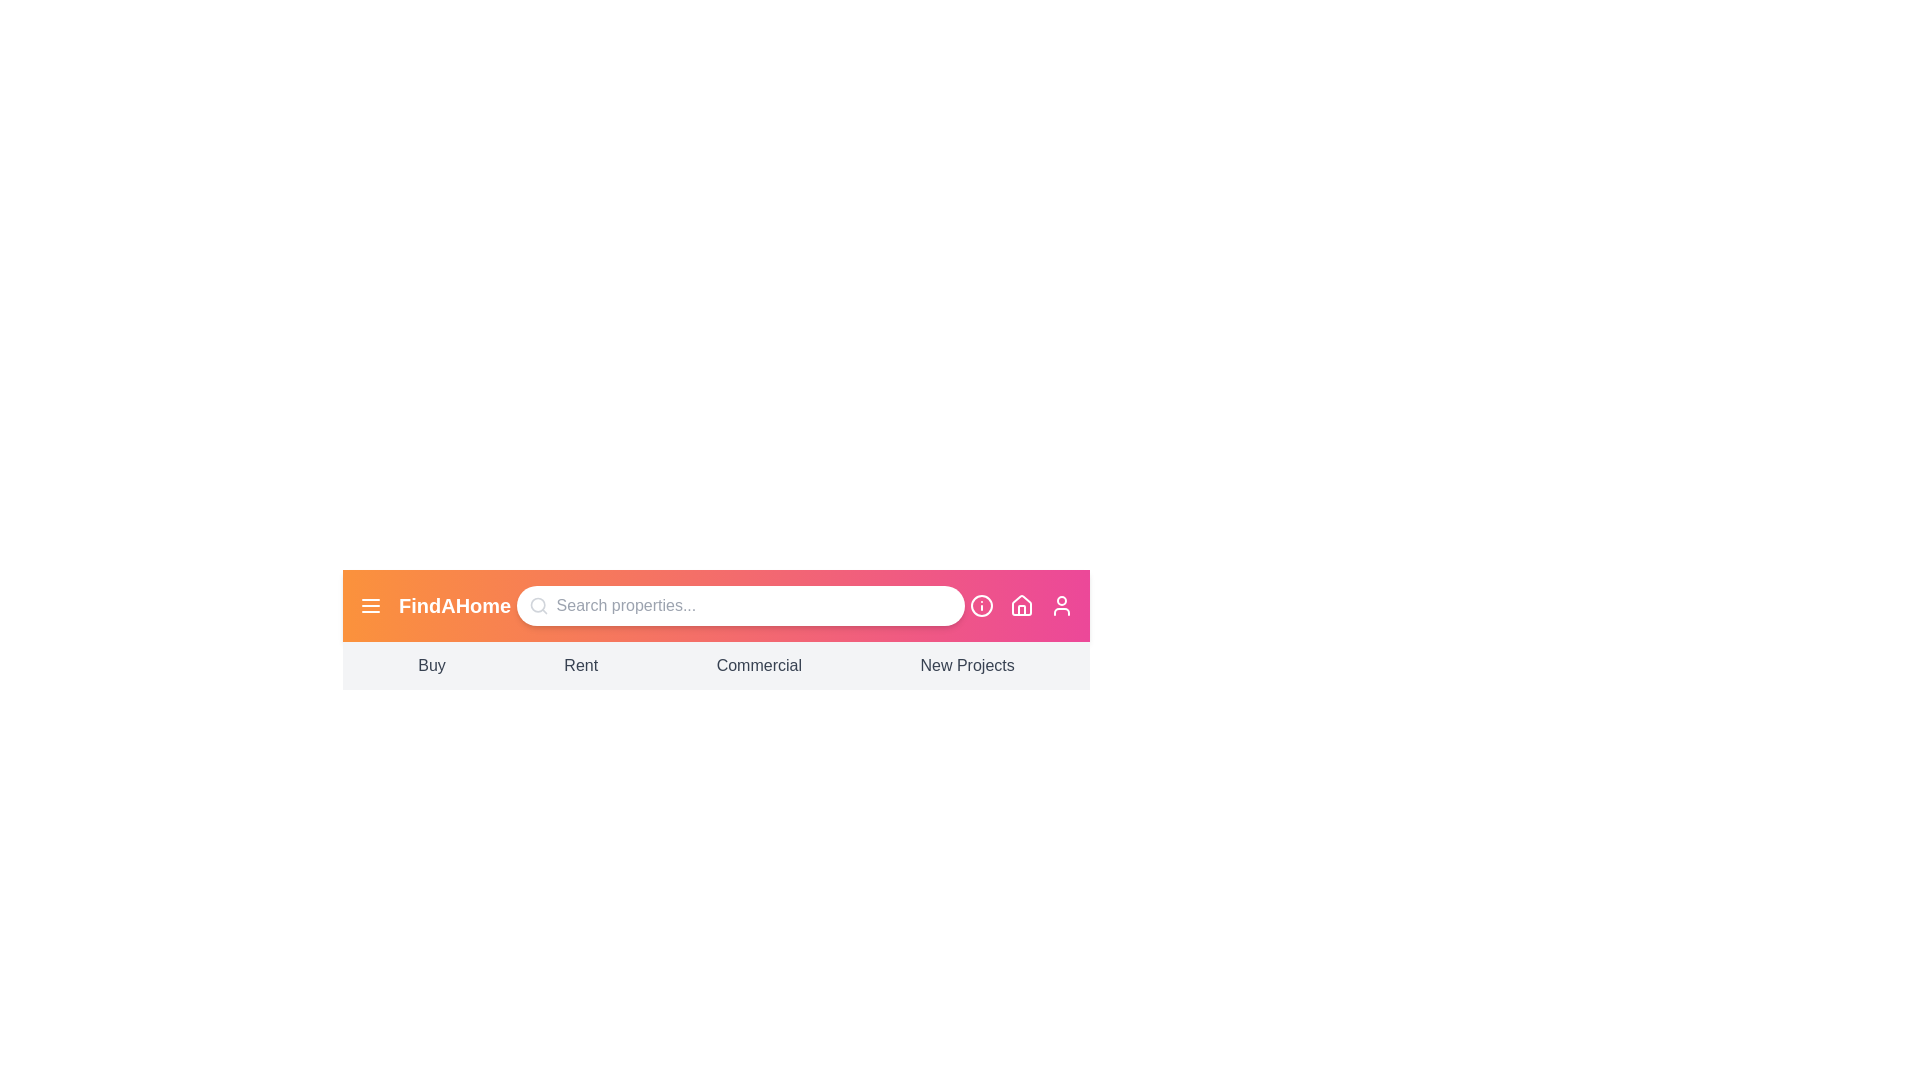 The height and width of the screenshot is (1080, 1920). I want to click on the 'Info' icon to access the information section, so click(982, 604).